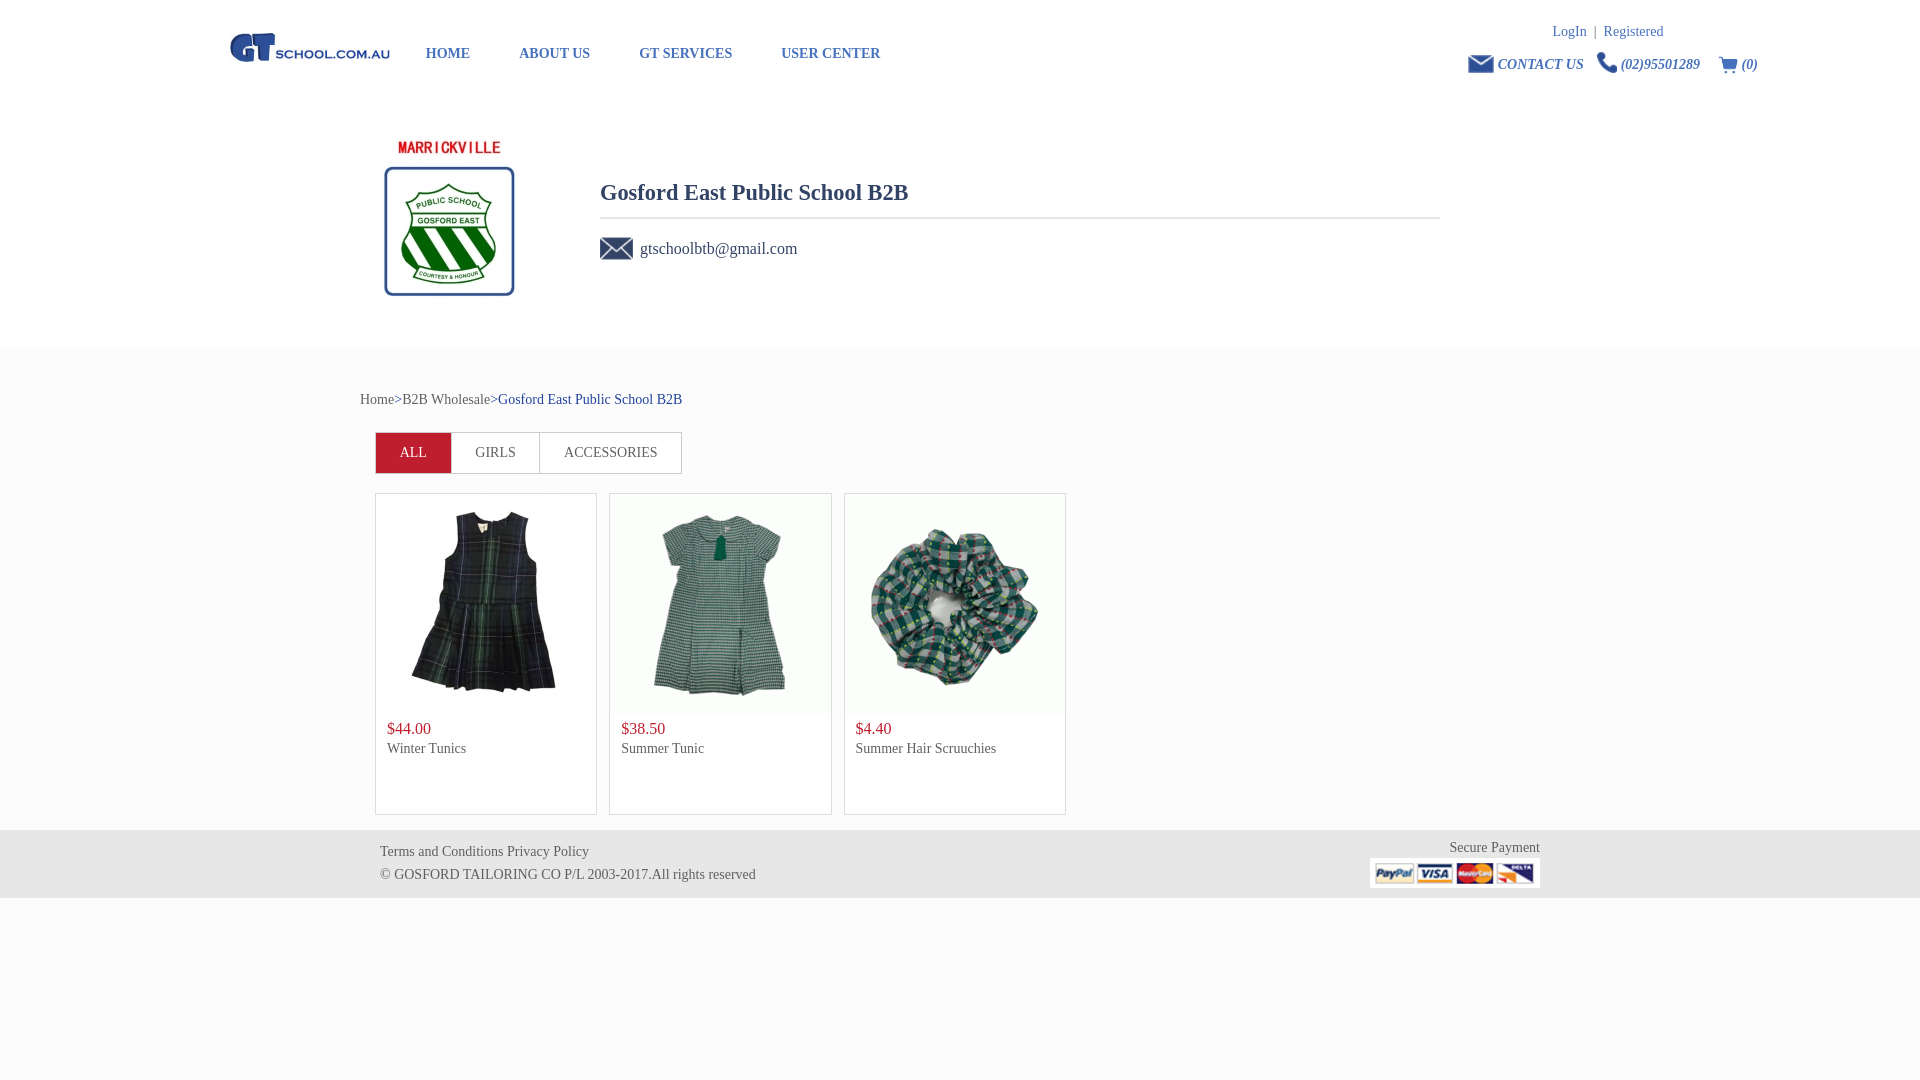 The image size is (1920, 1080). I want to click on 'LogIn', so click(1568, 31).